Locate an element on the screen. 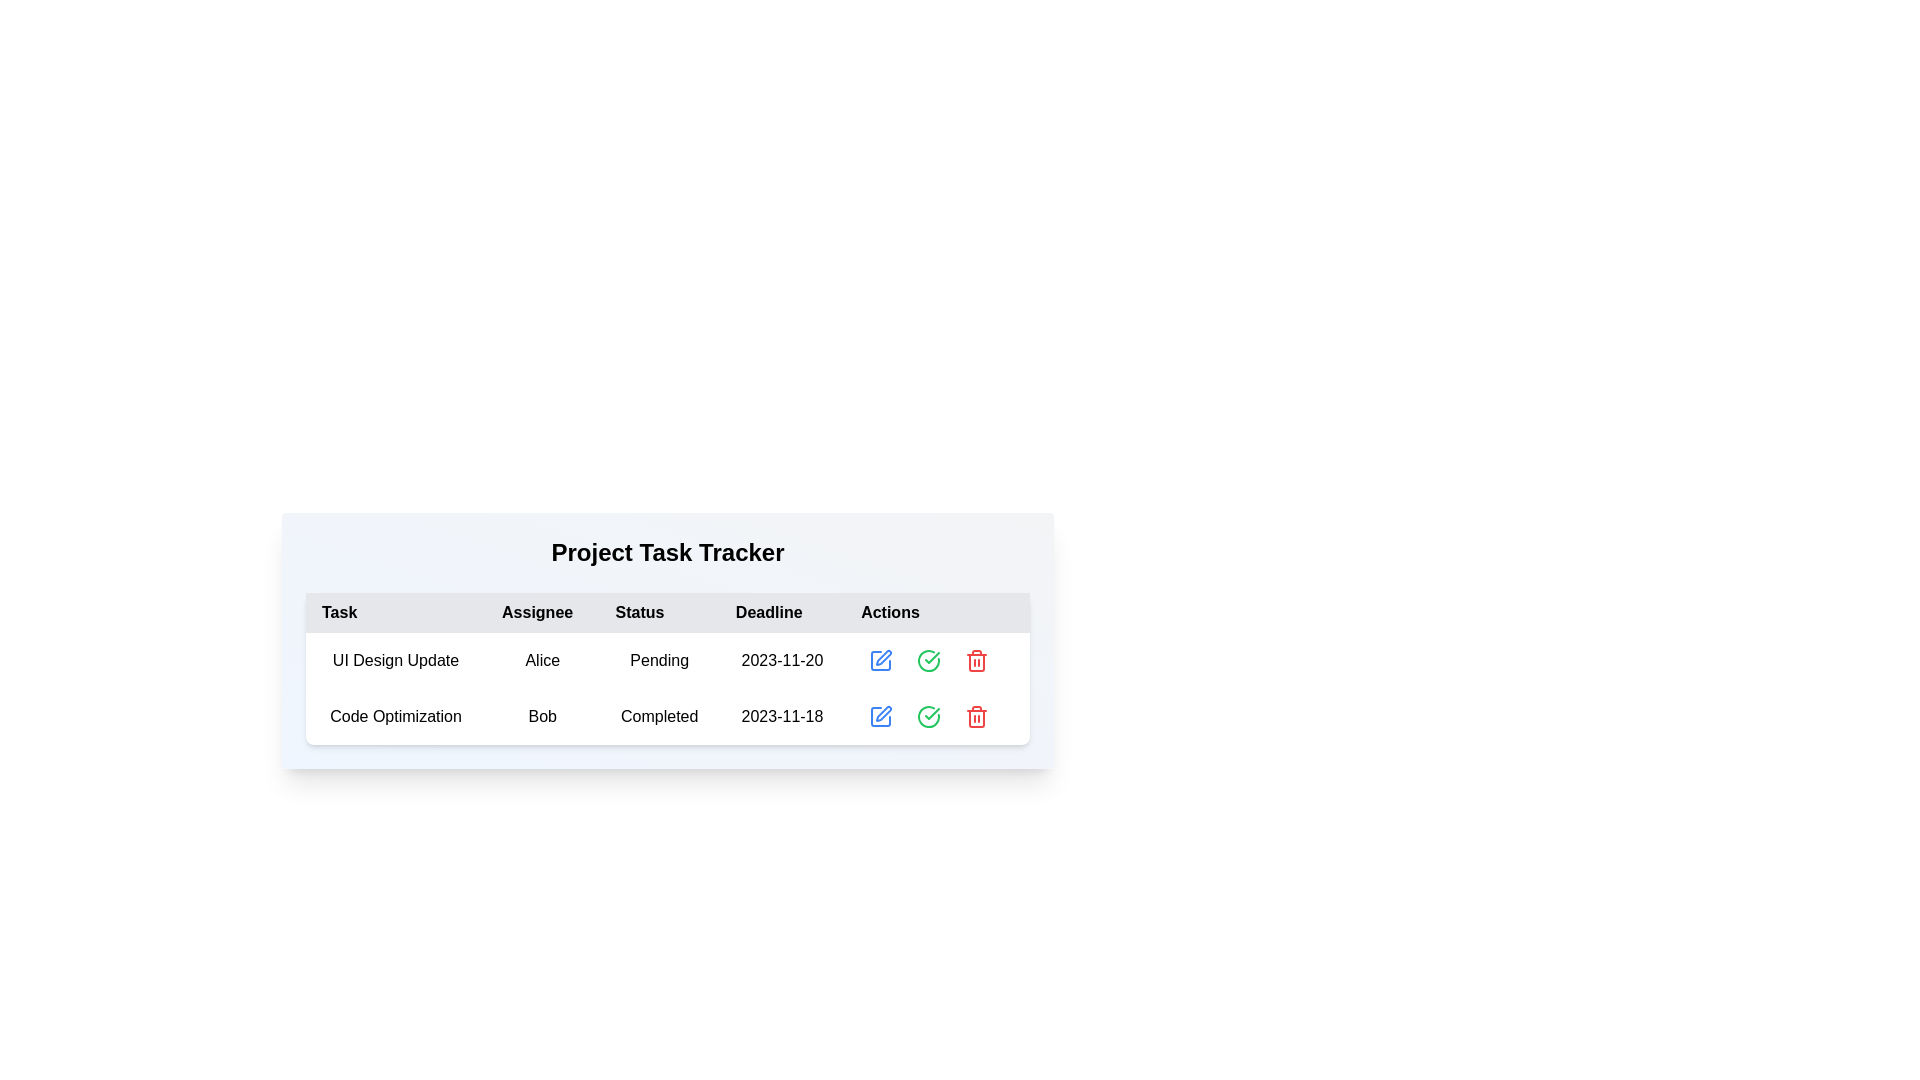  the green circular checkmark icon in the 'Actions' column for the 'Code Optimization' task is located at coordinates (928, 716).